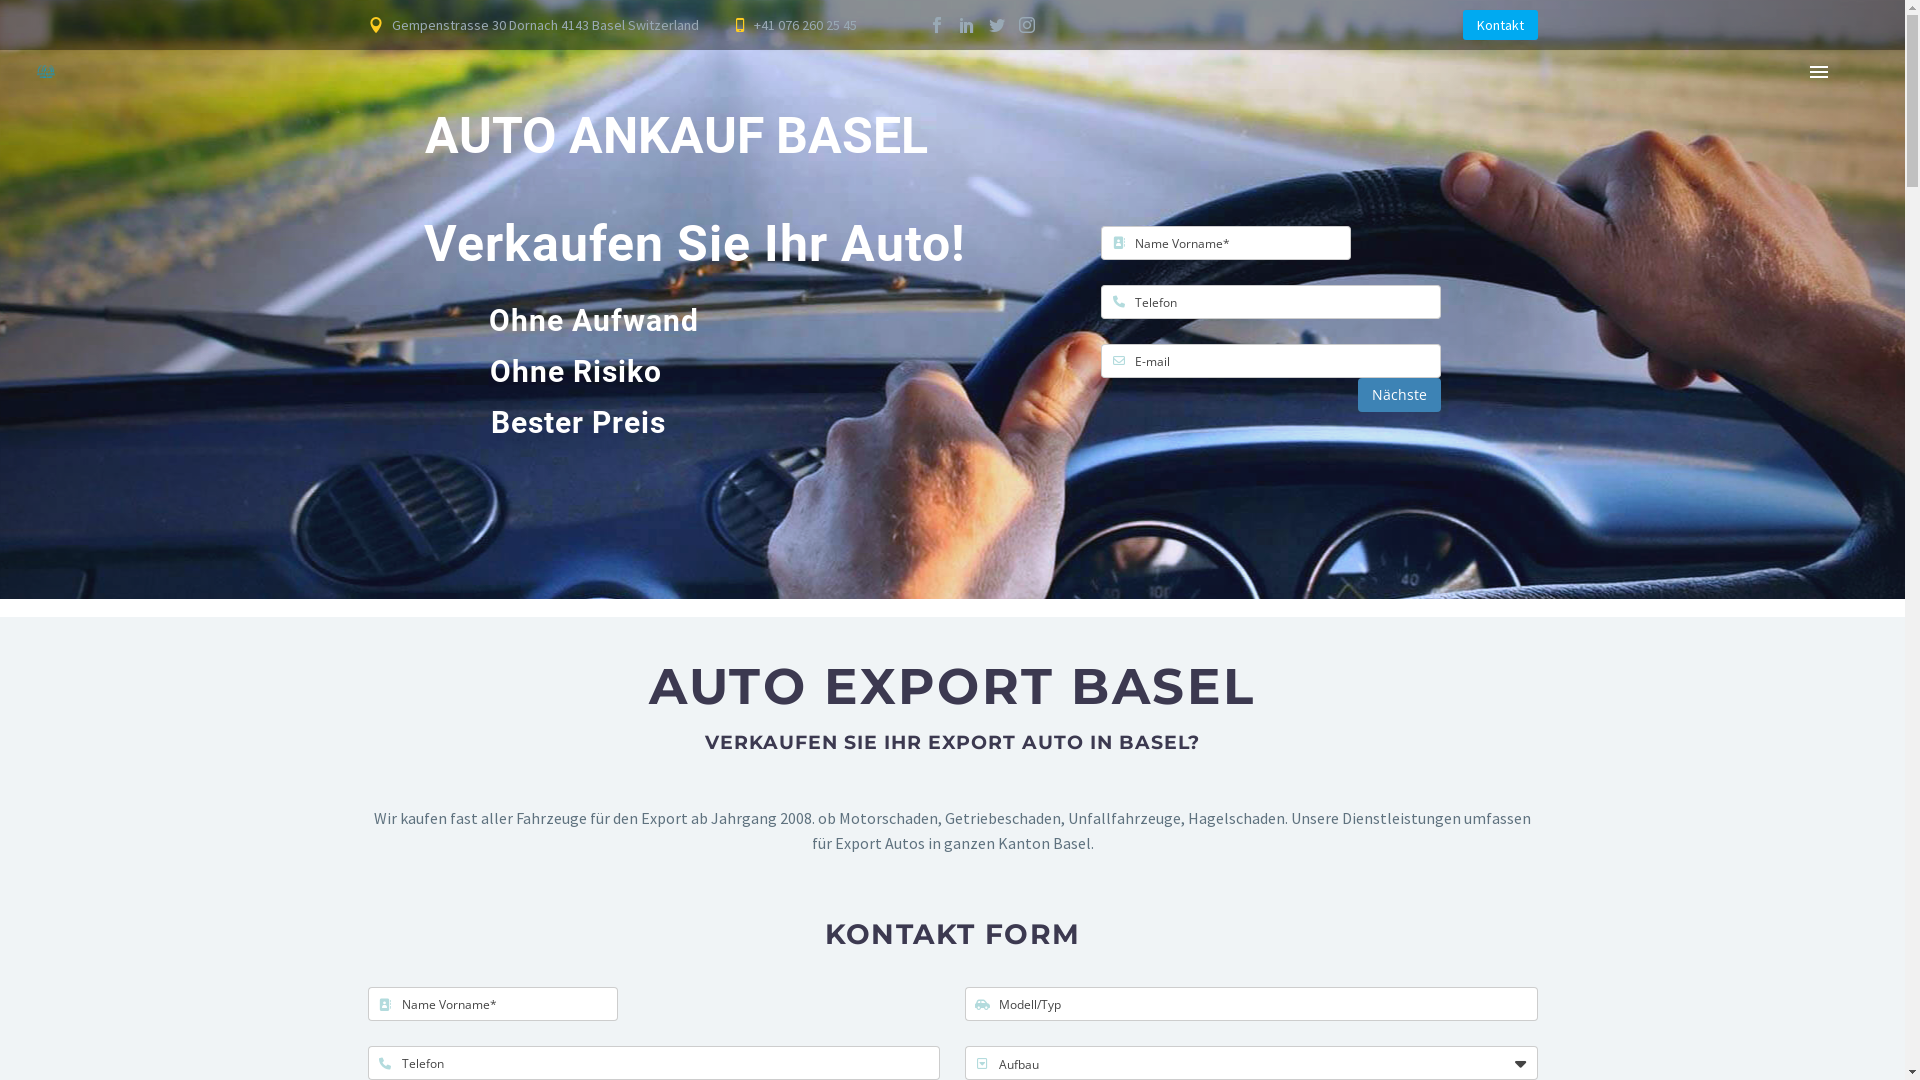 Image resolution: width=1920 pixels, height=1080 pixels. Describe the element at coordinates (1027, 24) in the screenshot. I see `'Instagram'` at that location.